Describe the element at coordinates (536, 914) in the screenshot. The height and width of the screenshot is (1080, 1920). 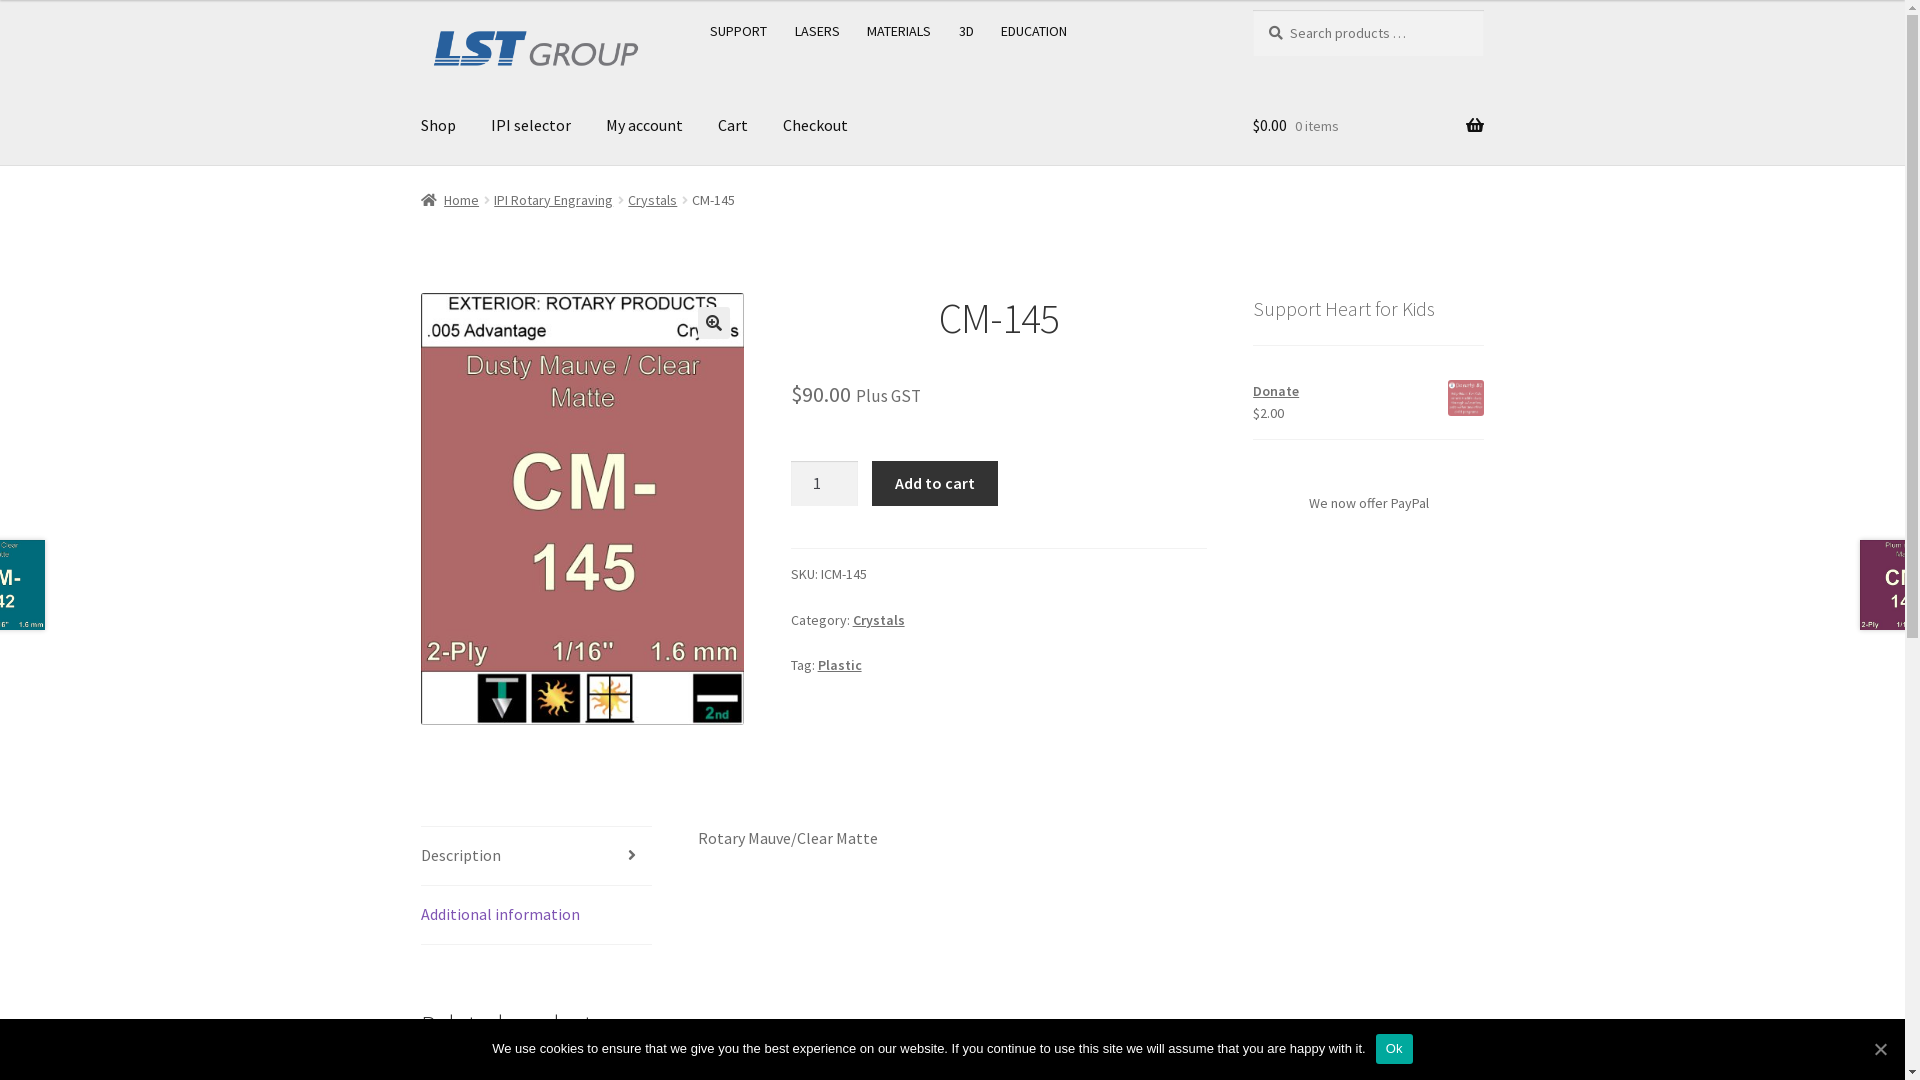
I see `'Additional information'` at that location.